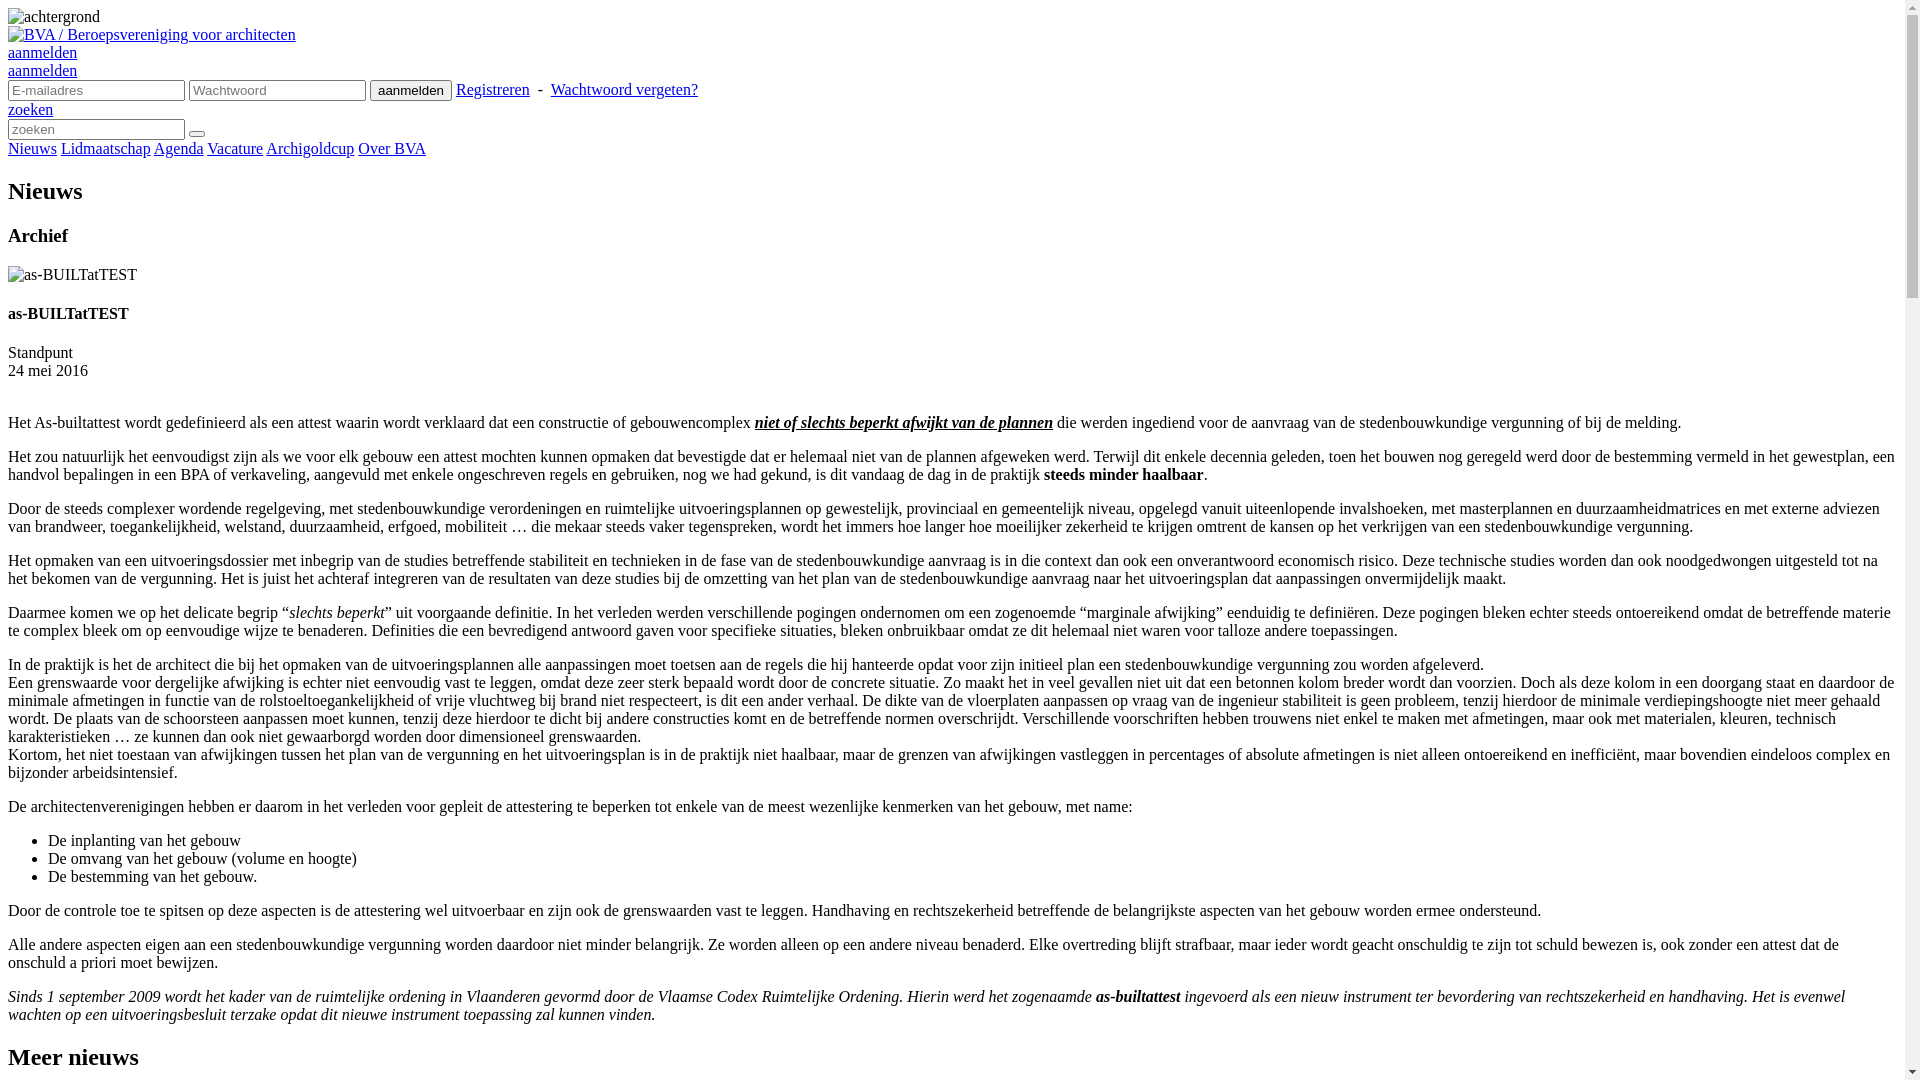 This screenshot has width=1920, height=1080. What do you see at coordinates (392, 147) in the screenshot?
I see `'Over BVA'` at bounding box center [392, 147].